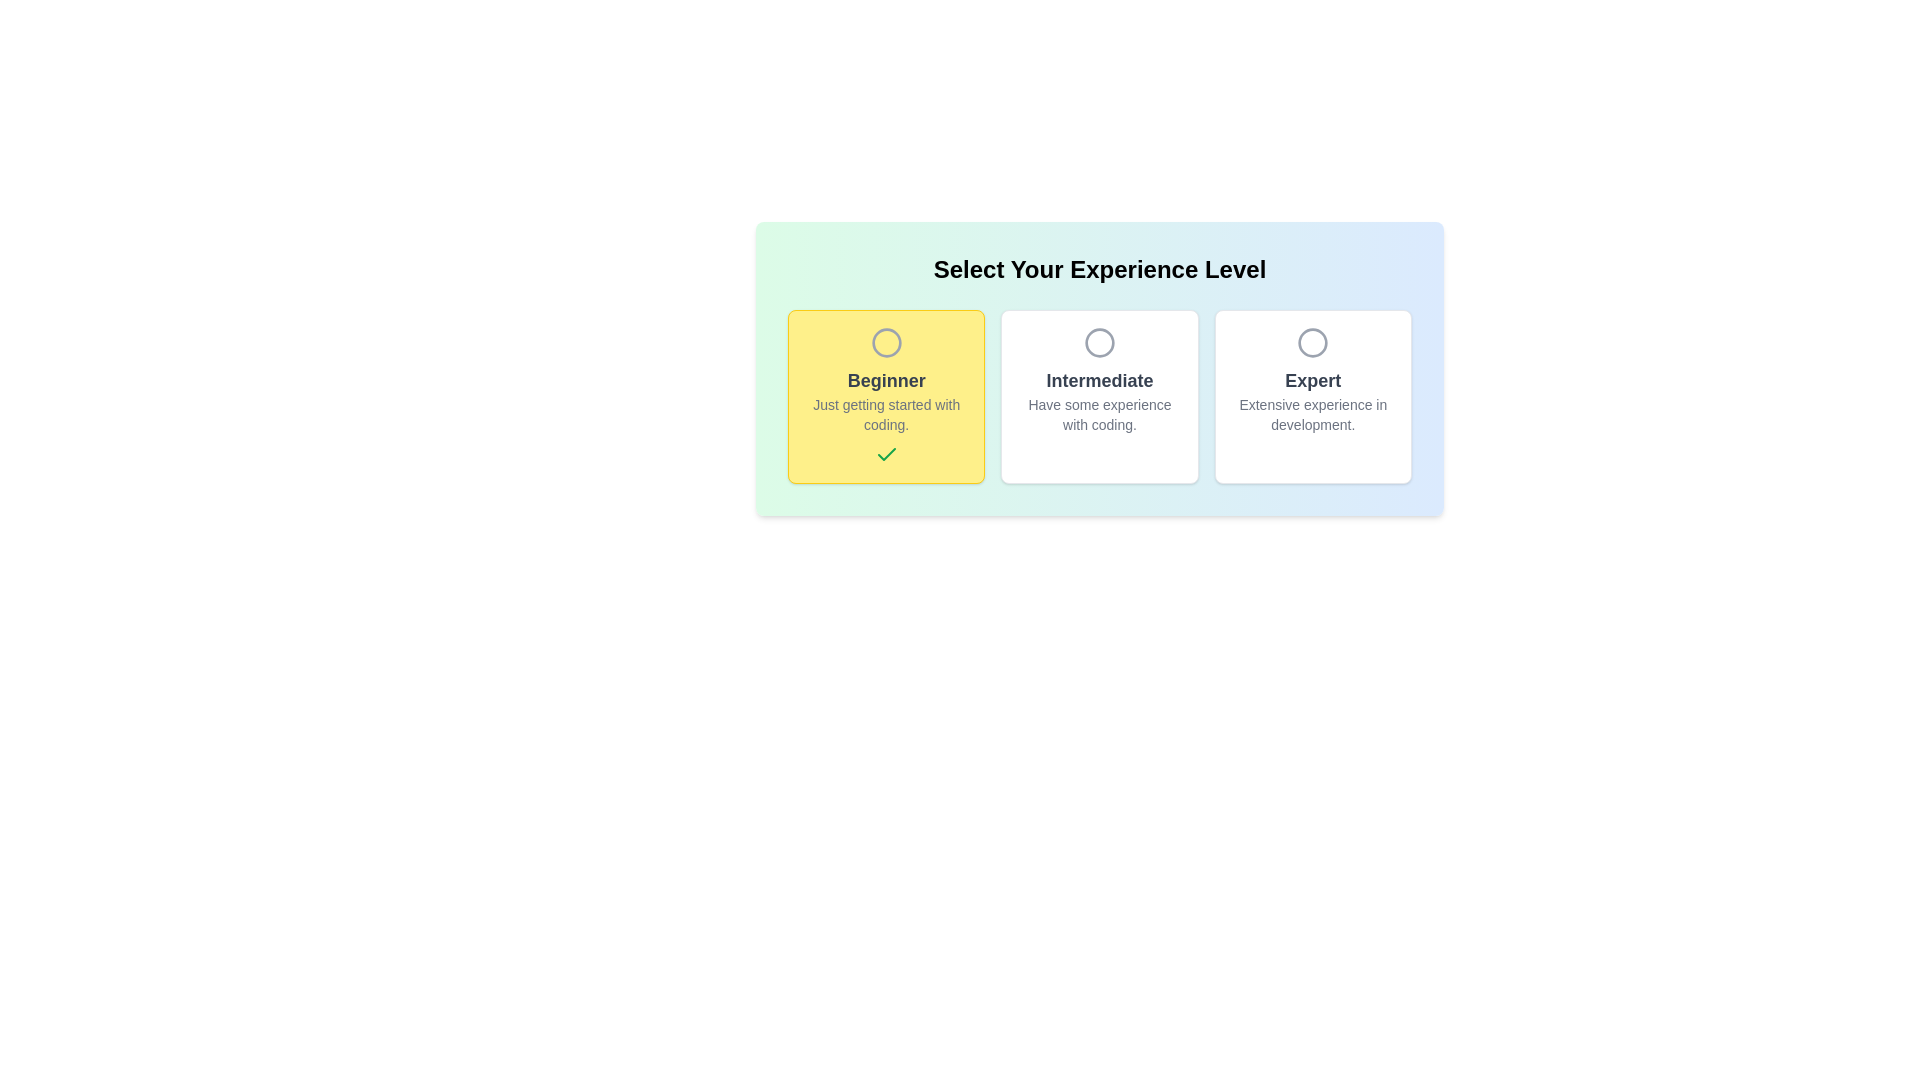  I want to click on the static text that reads 'Just getting started with coding.' located beneath the 'Beginner' label in the yellow-highlighted section, so click(885, 414).